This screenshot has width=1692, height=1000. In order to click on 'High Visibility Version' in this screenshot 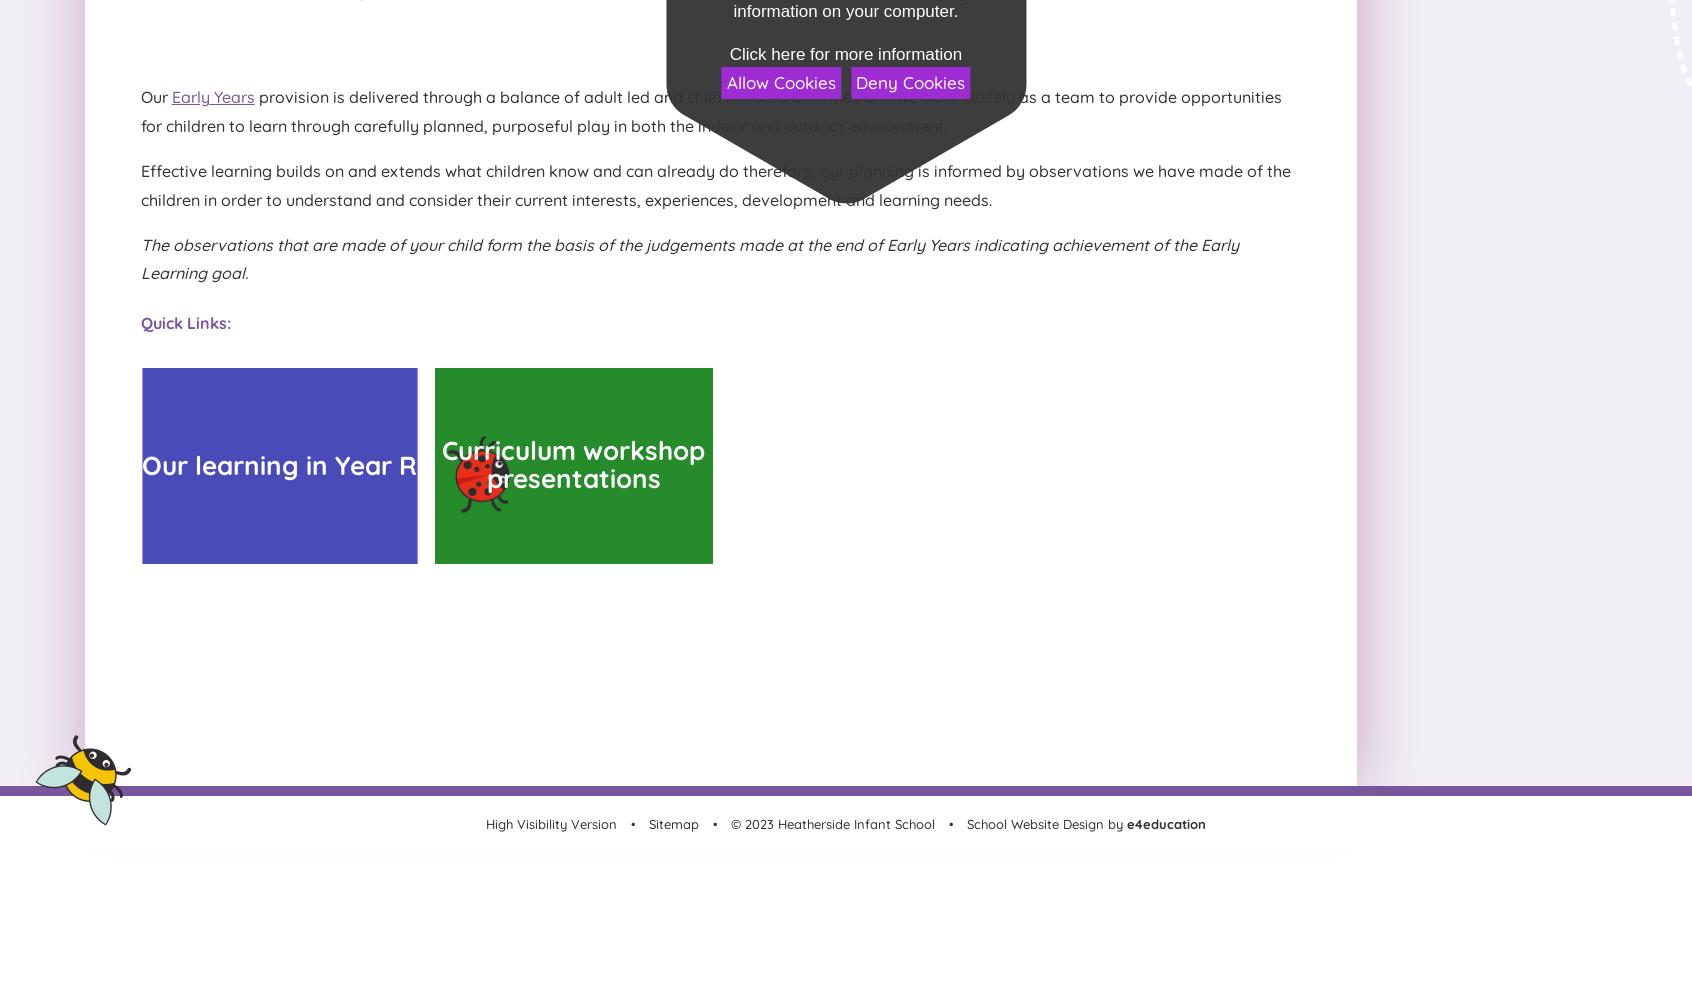, I will do `click(484, 822)`.